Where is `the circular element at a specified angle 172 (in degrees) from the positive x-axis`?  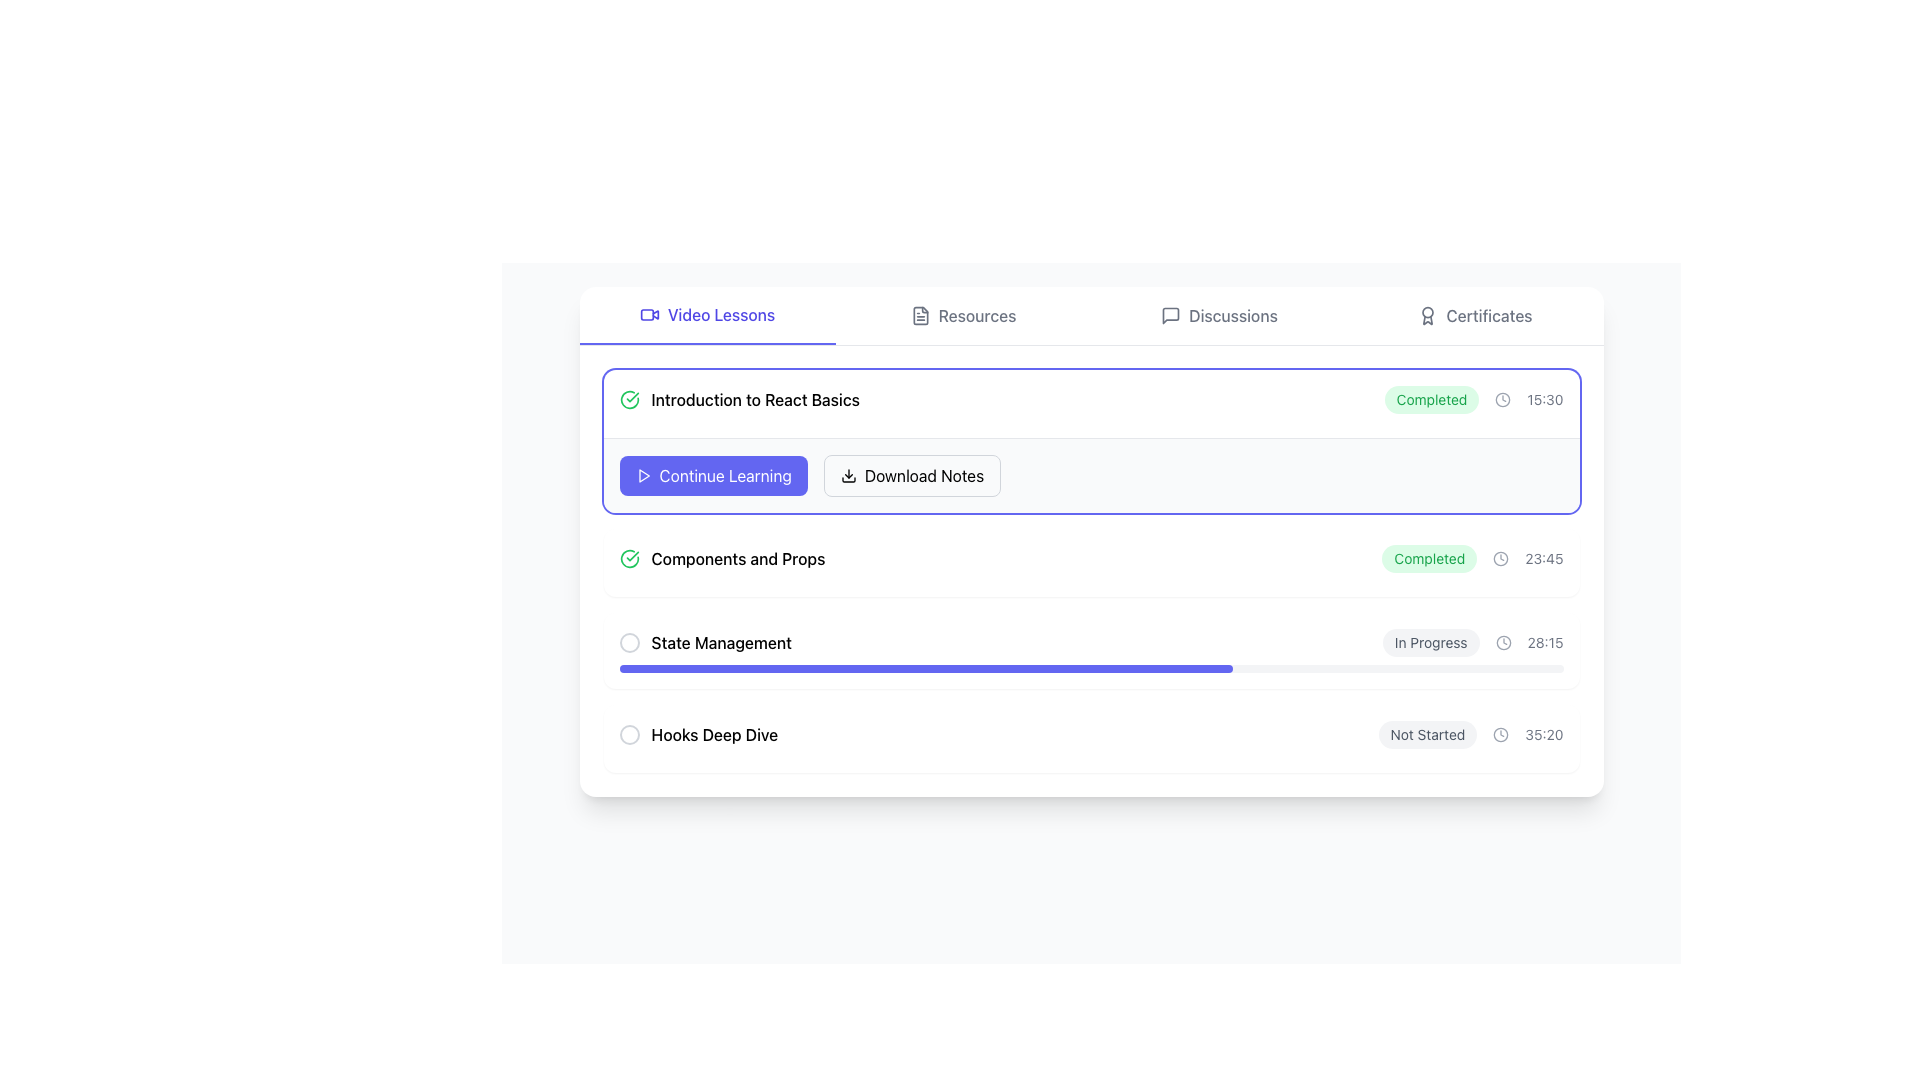 the circular element at a specified angle 172 (in degrees) from the positive x-axis is located at coordinates (1491, 733).